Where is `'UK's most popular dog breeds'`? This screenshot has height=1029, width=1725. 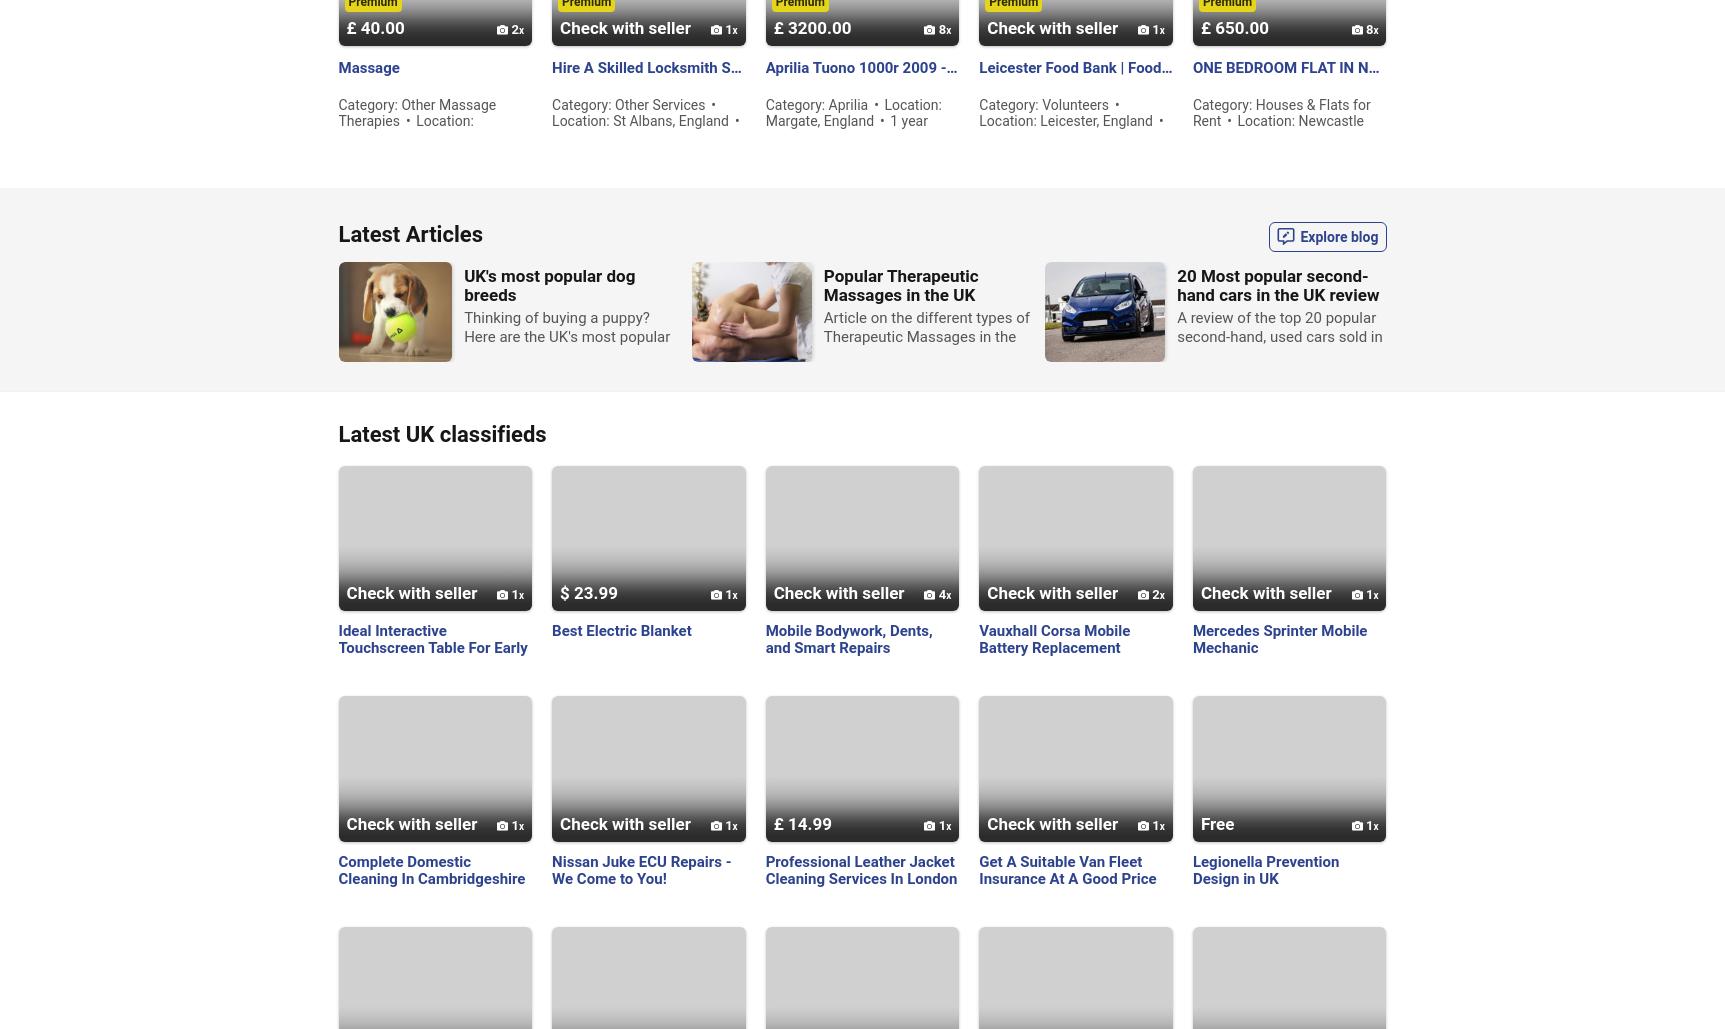 'UK's most popular dog breeds' is located at coordinates (549, 282).